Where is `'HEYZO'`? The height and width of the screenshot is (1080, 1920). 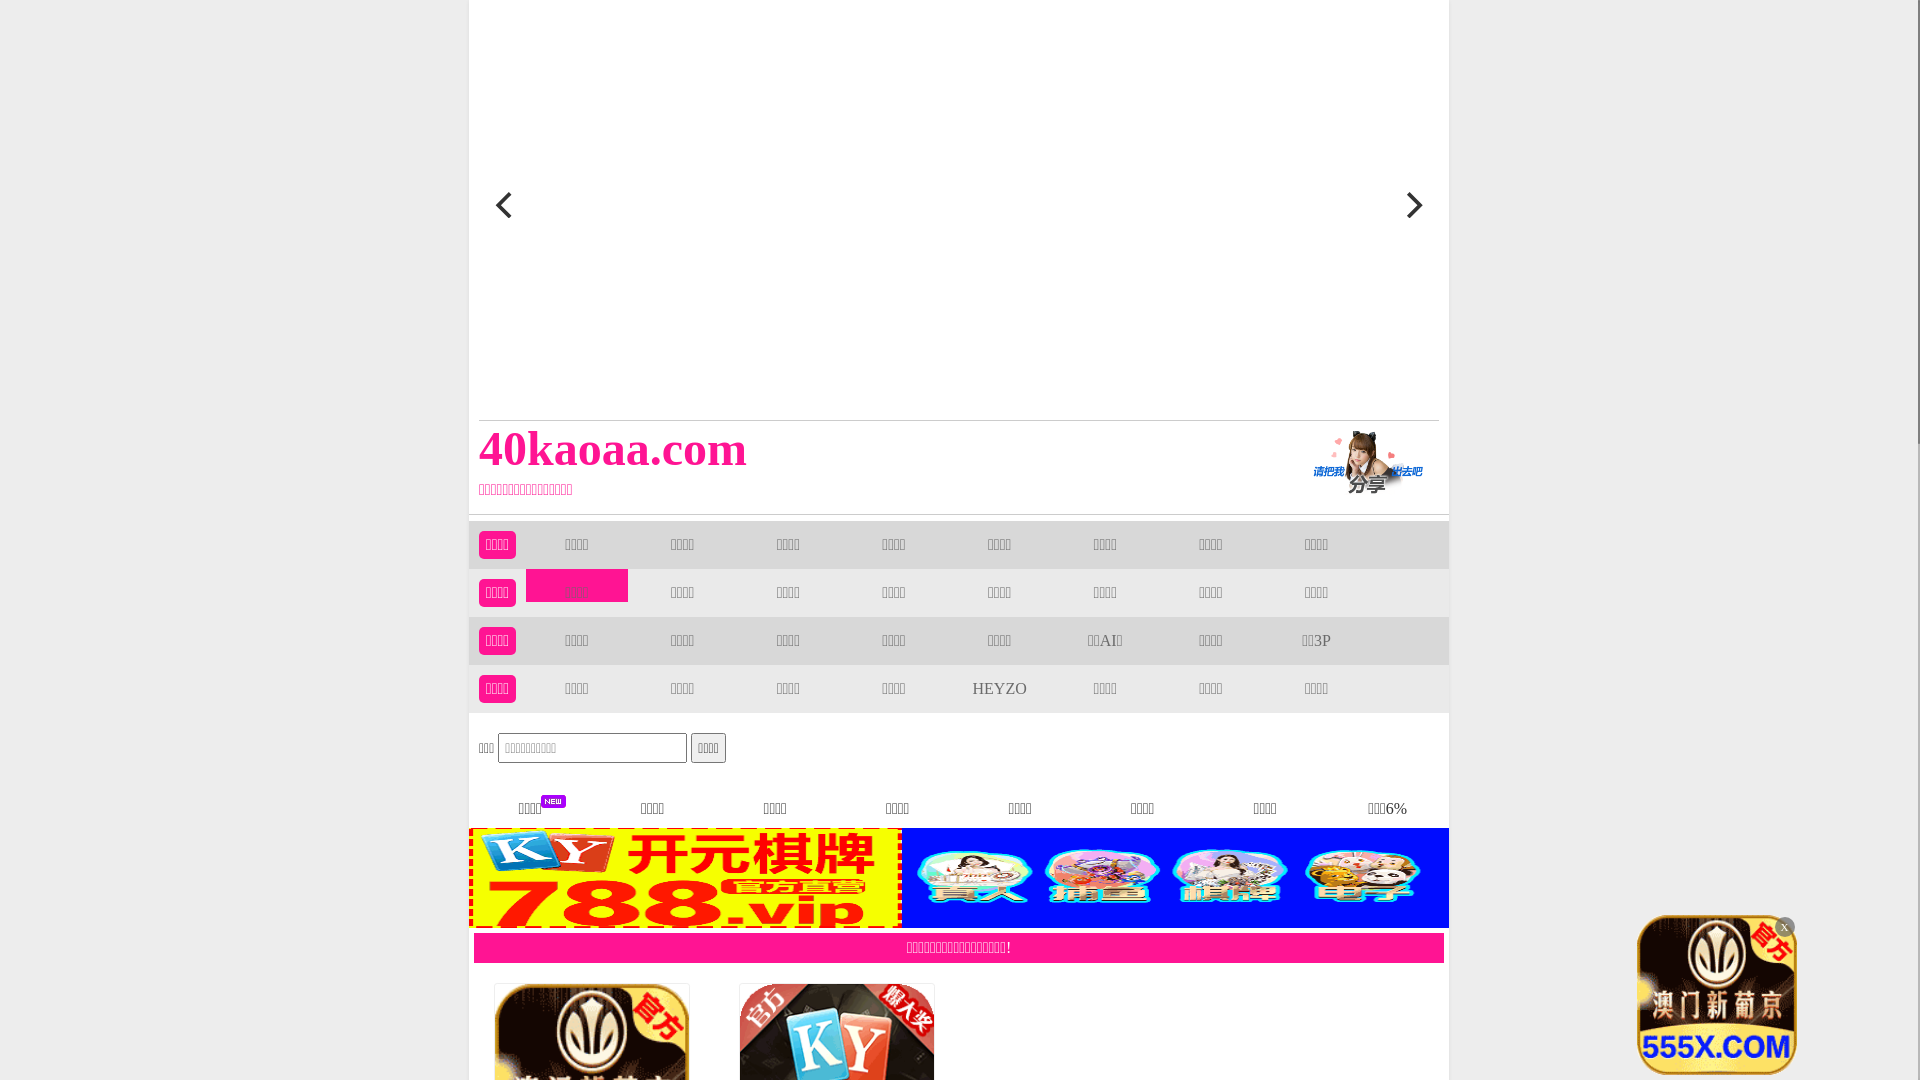
'HEYZO' is located at coordinates (999, 687).